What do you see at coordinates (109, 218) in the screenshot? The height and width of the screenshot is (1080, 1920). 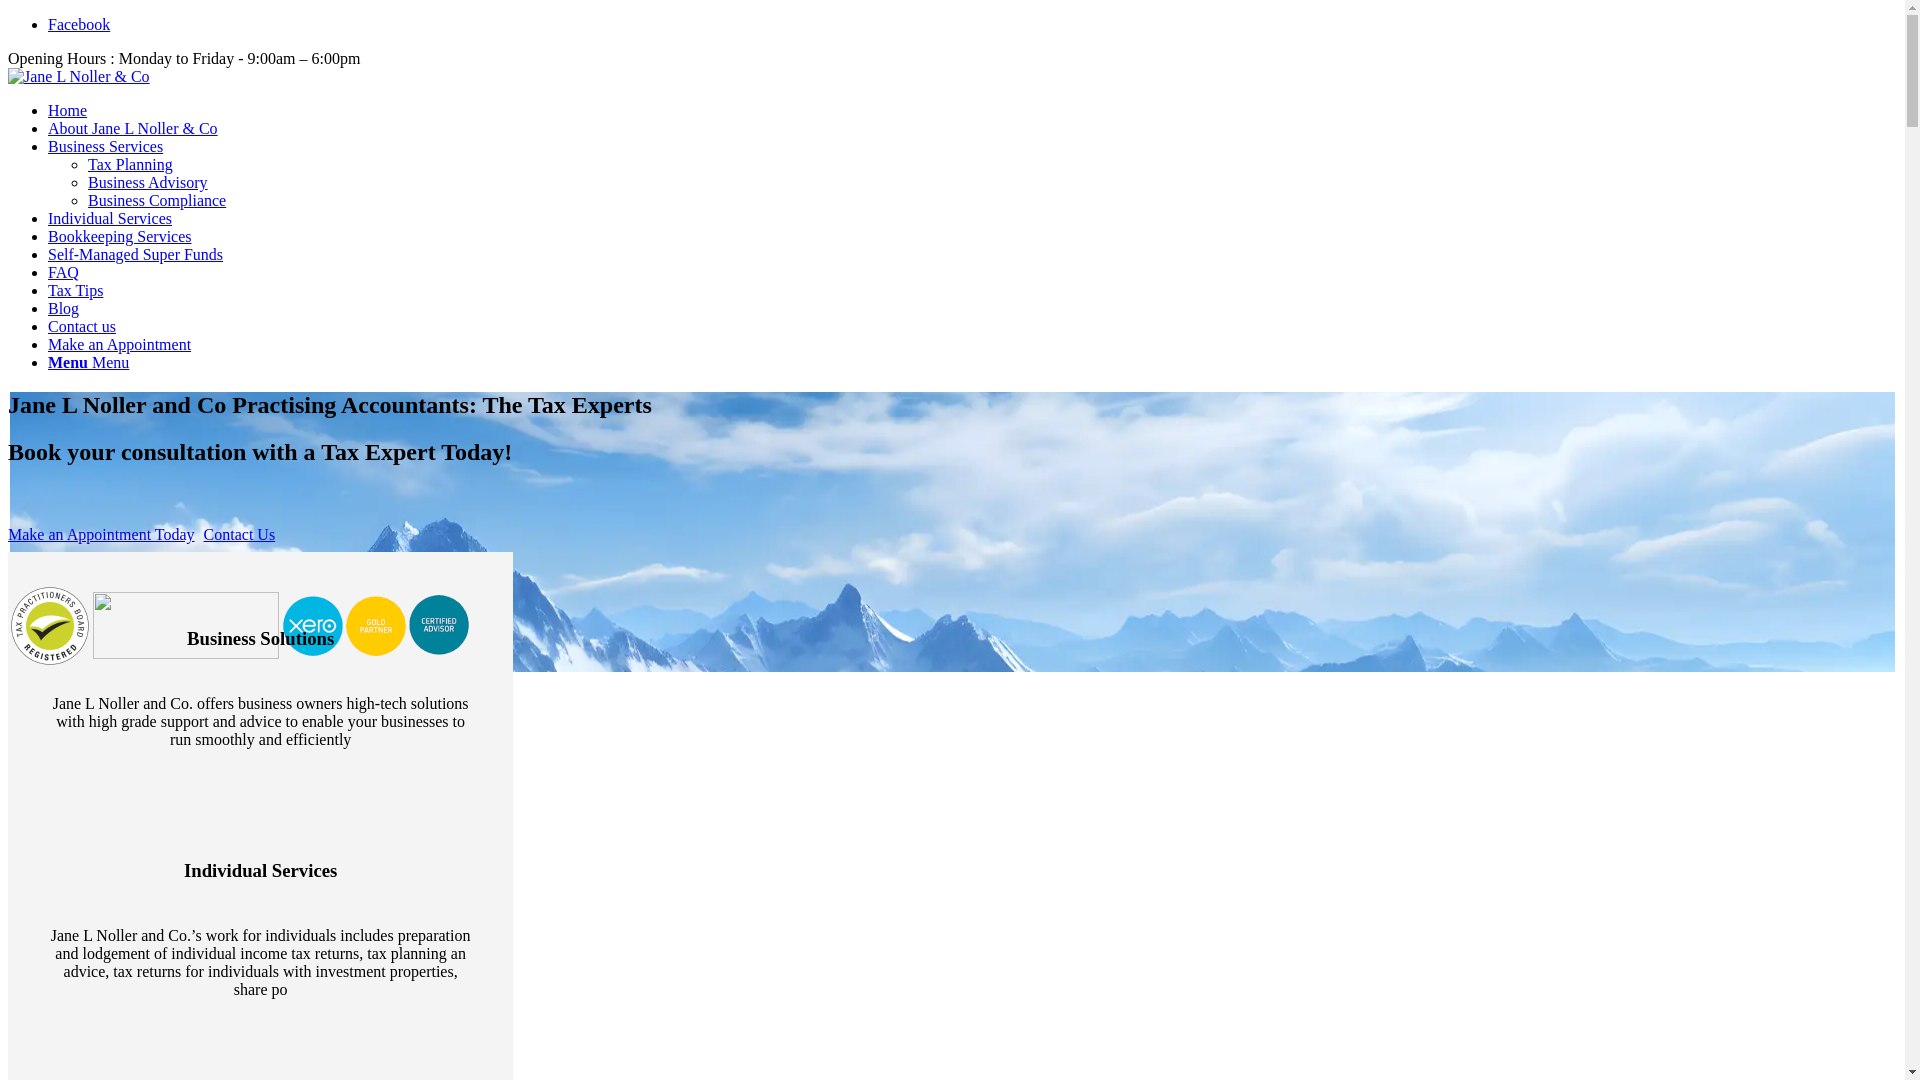 I see `'Individual Services'` at bounding box center [109, 218].